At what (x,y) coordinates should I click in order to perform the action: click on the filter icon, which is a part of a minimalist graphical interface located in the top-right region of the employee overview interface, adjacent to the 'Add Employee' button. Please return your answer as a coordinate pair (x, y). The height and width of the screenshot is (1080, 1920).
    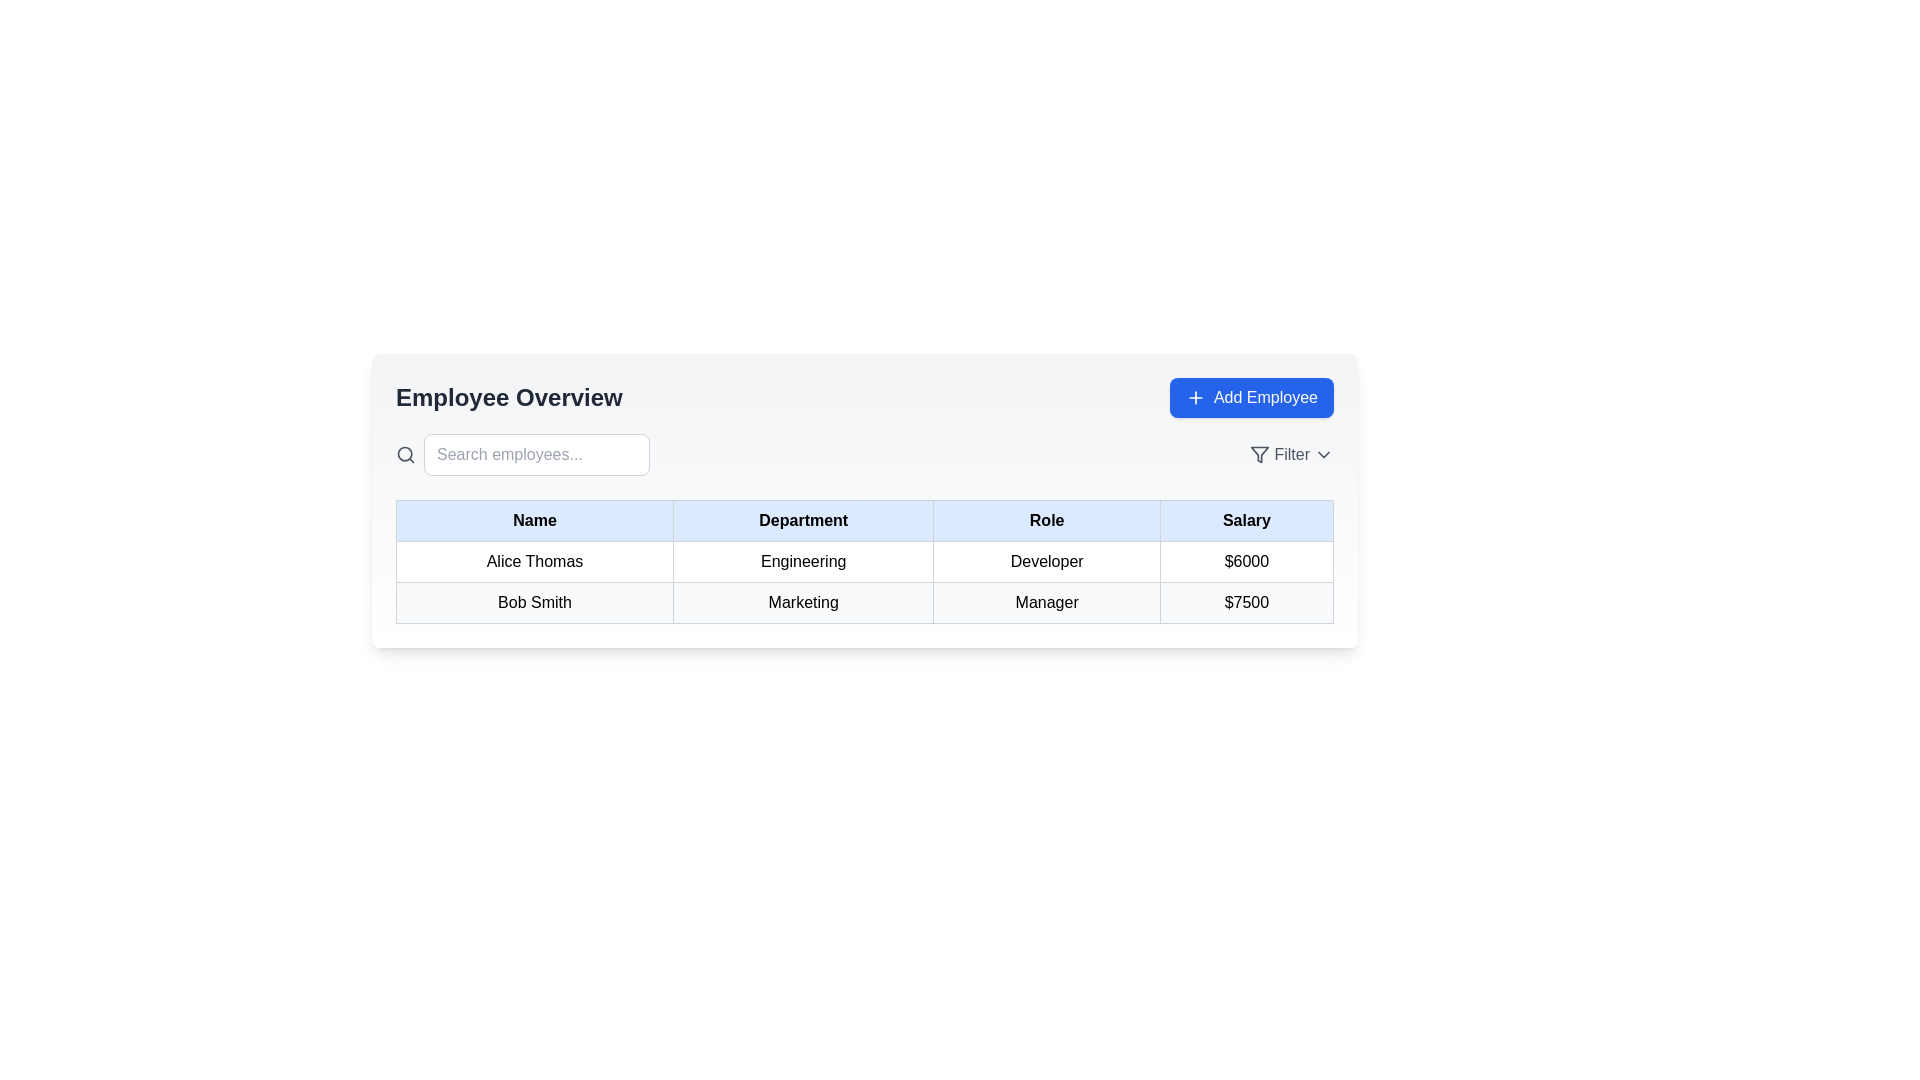
    Looking at the image, I should click on (1259, 455).